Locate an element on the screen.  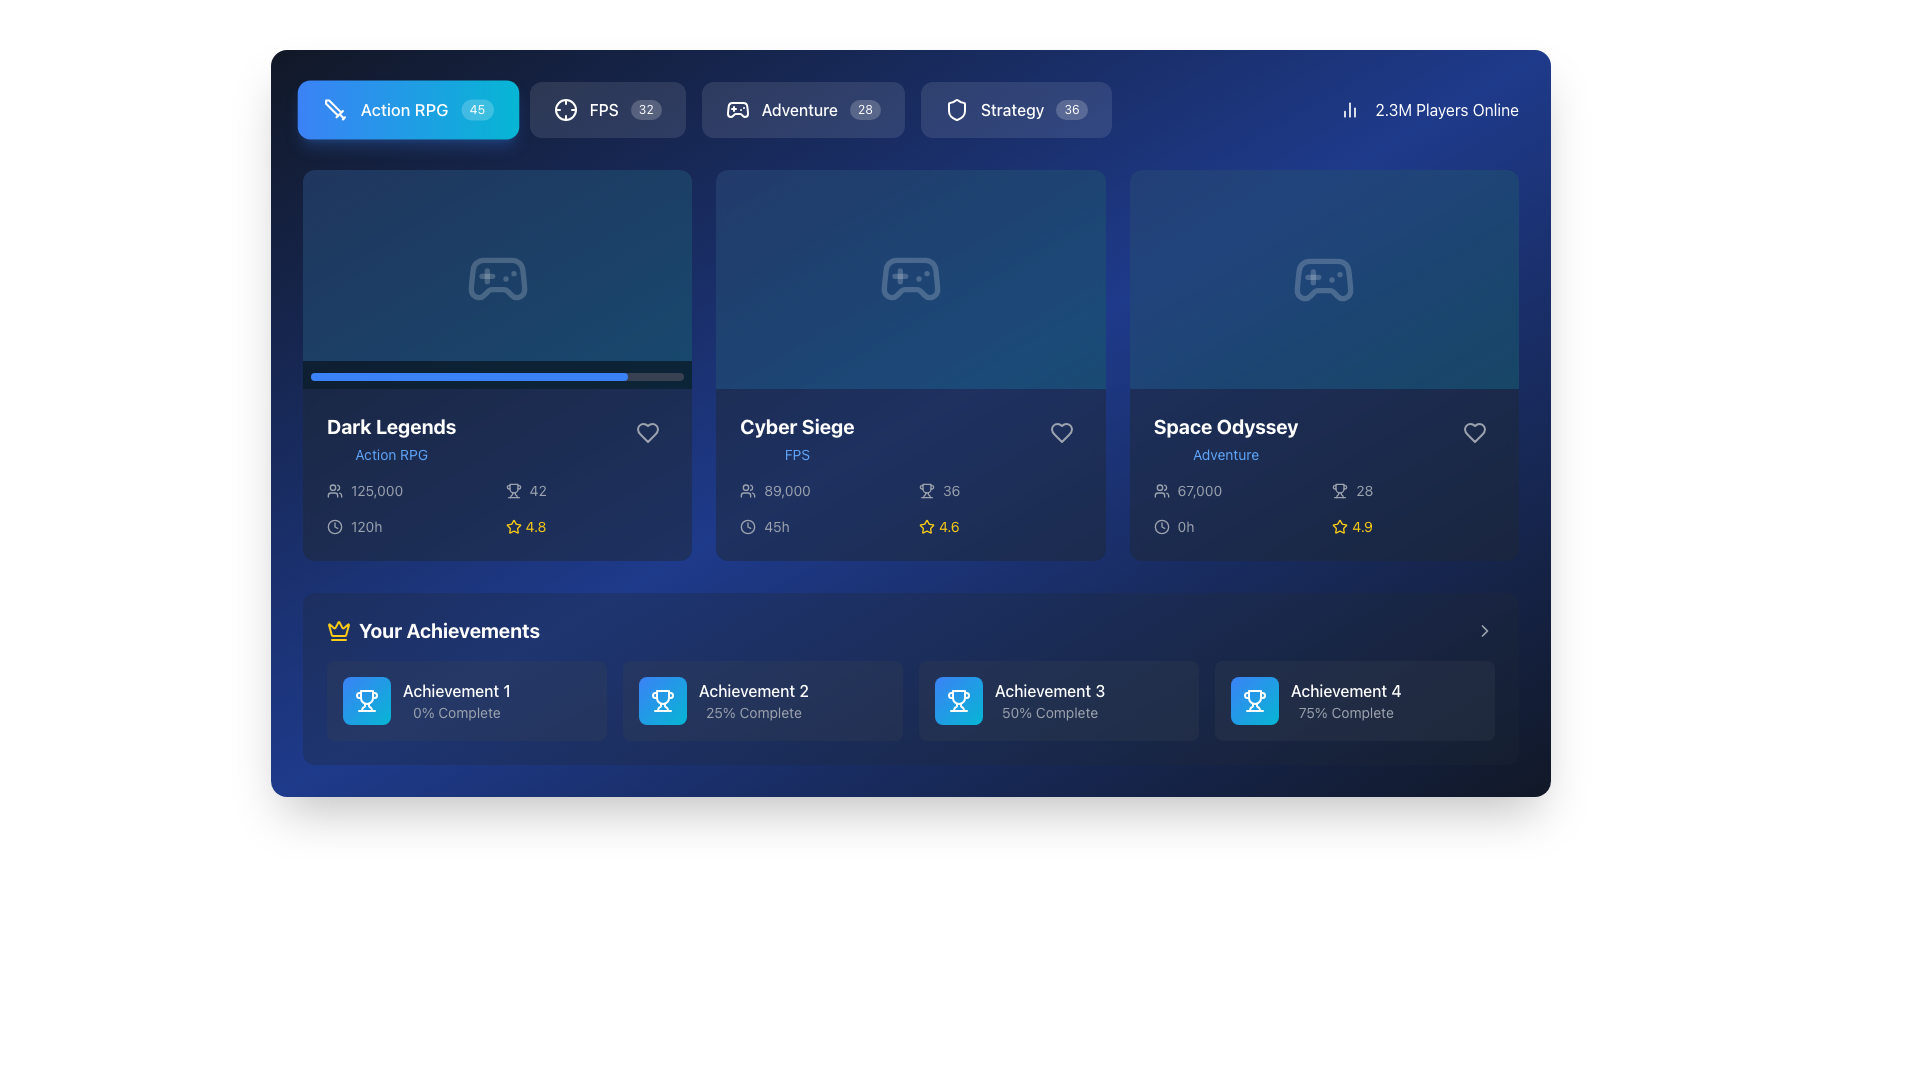
the label titled 'Cyber Siege' which represents a game in the second card from the left in a horizontal row of game cards is located at coordinates (796, 438).